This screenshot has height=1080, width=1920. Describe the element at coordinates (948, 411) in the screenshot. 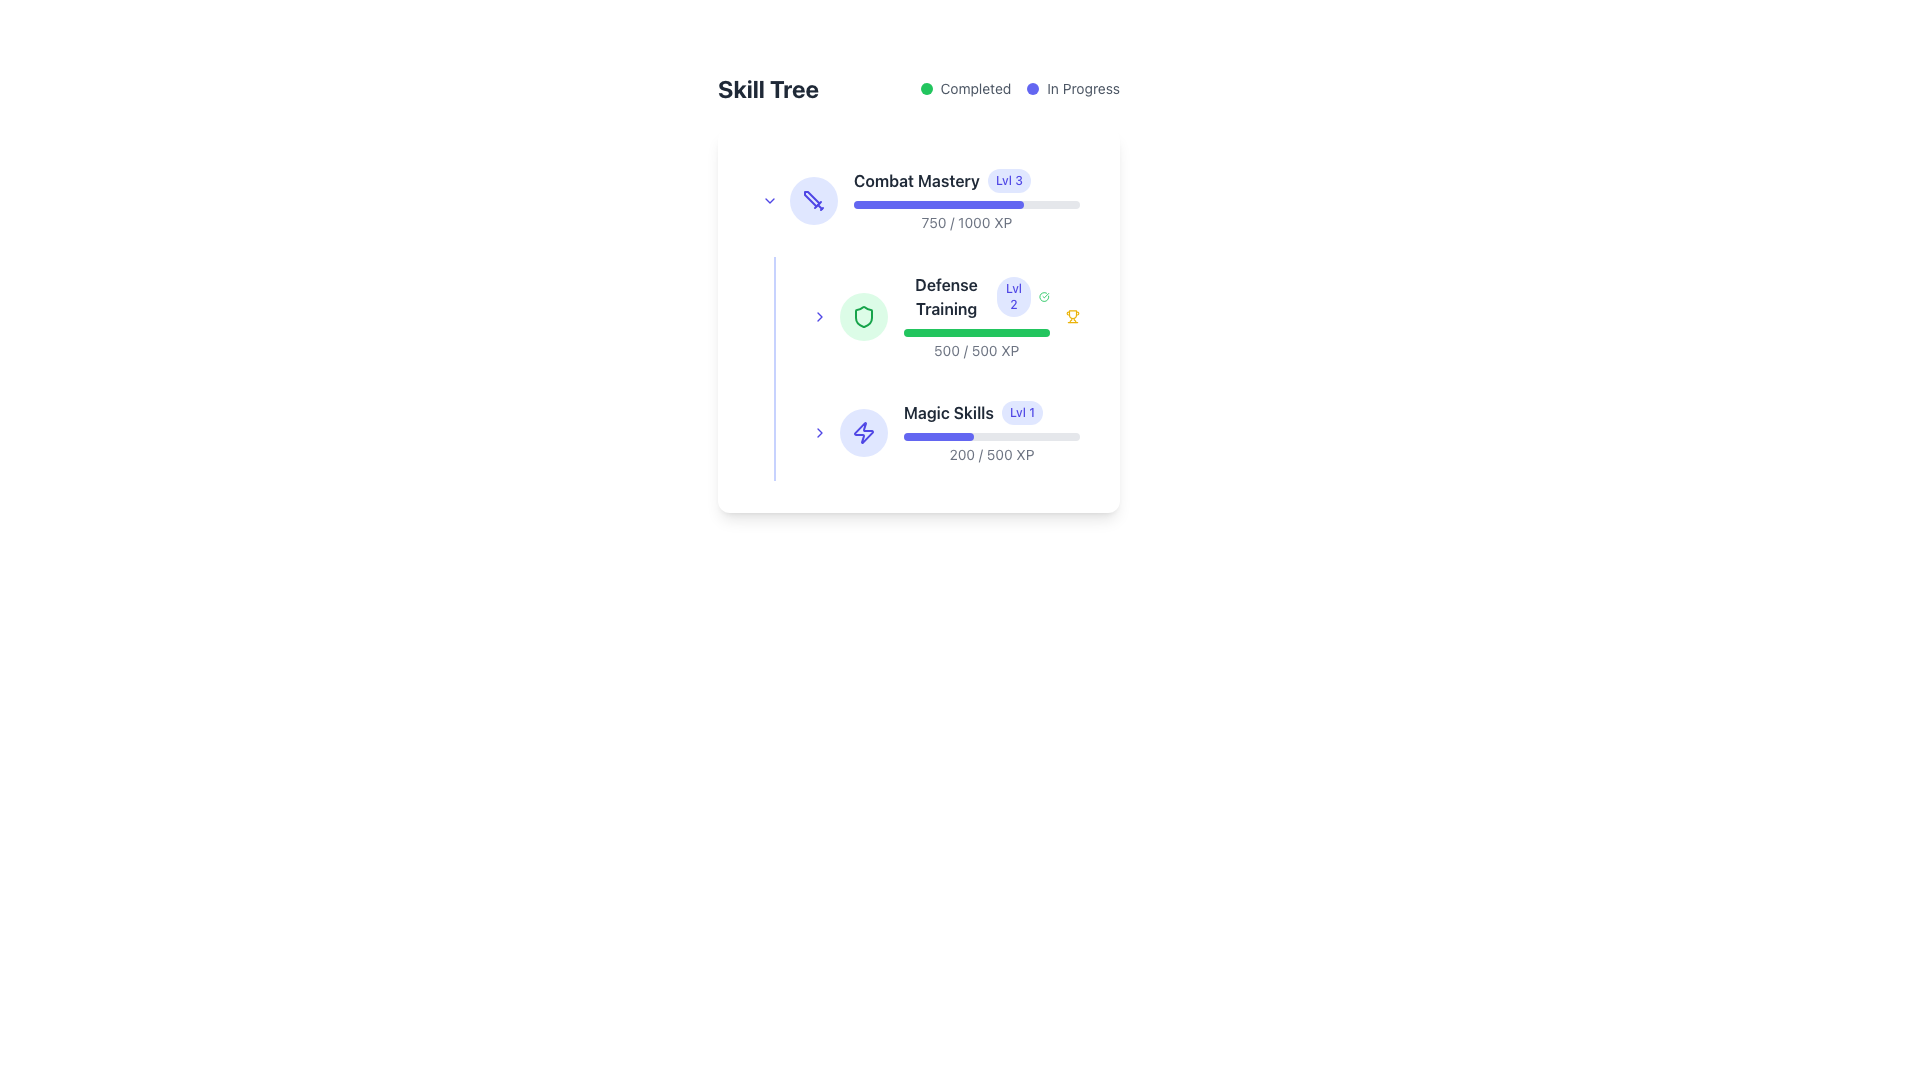

I see `the skill name label in the skill tree interface, which is located above the progress bar and to the right of the skill icon, serving to identify the skill category` at that location.